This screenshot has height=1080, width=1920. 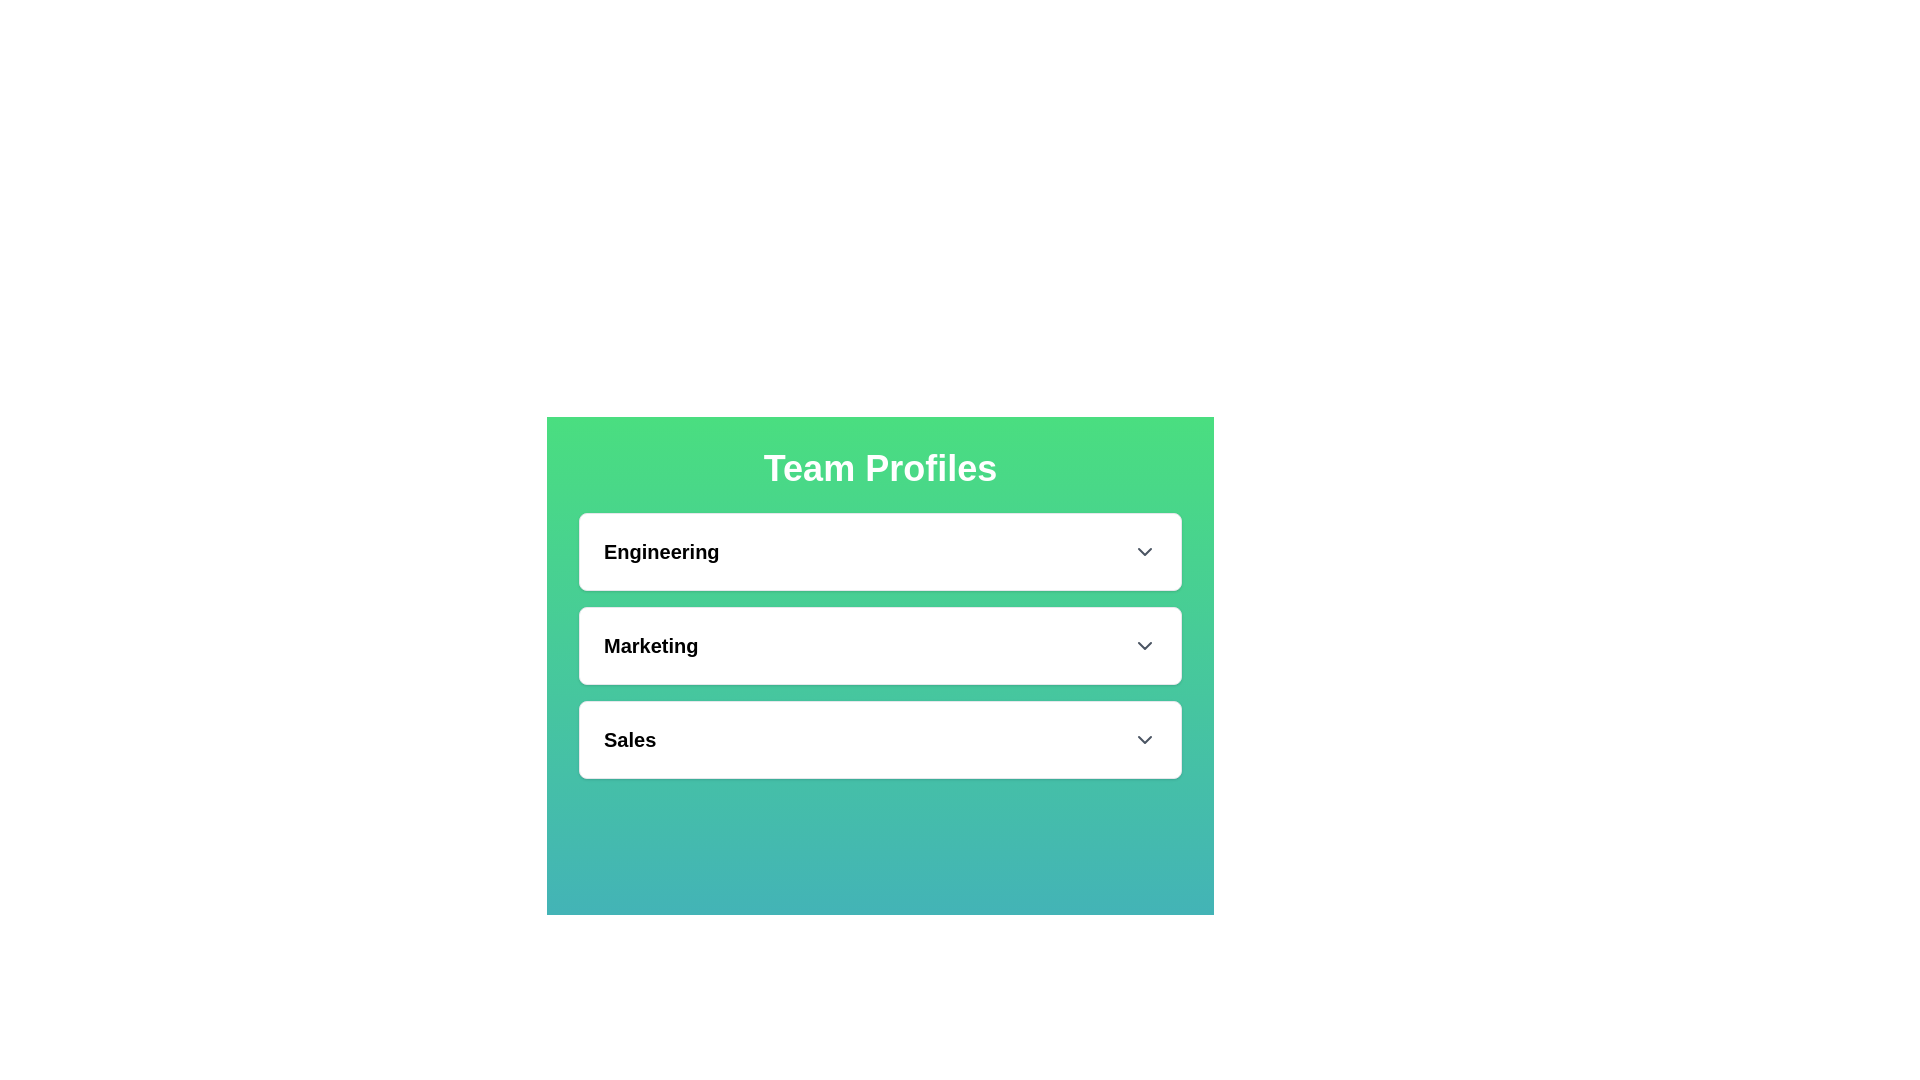 I want to click on the 'Engineering' dropdown menu item located at the top of the 'Team Profiles' panel, so click(x=880, y=551).